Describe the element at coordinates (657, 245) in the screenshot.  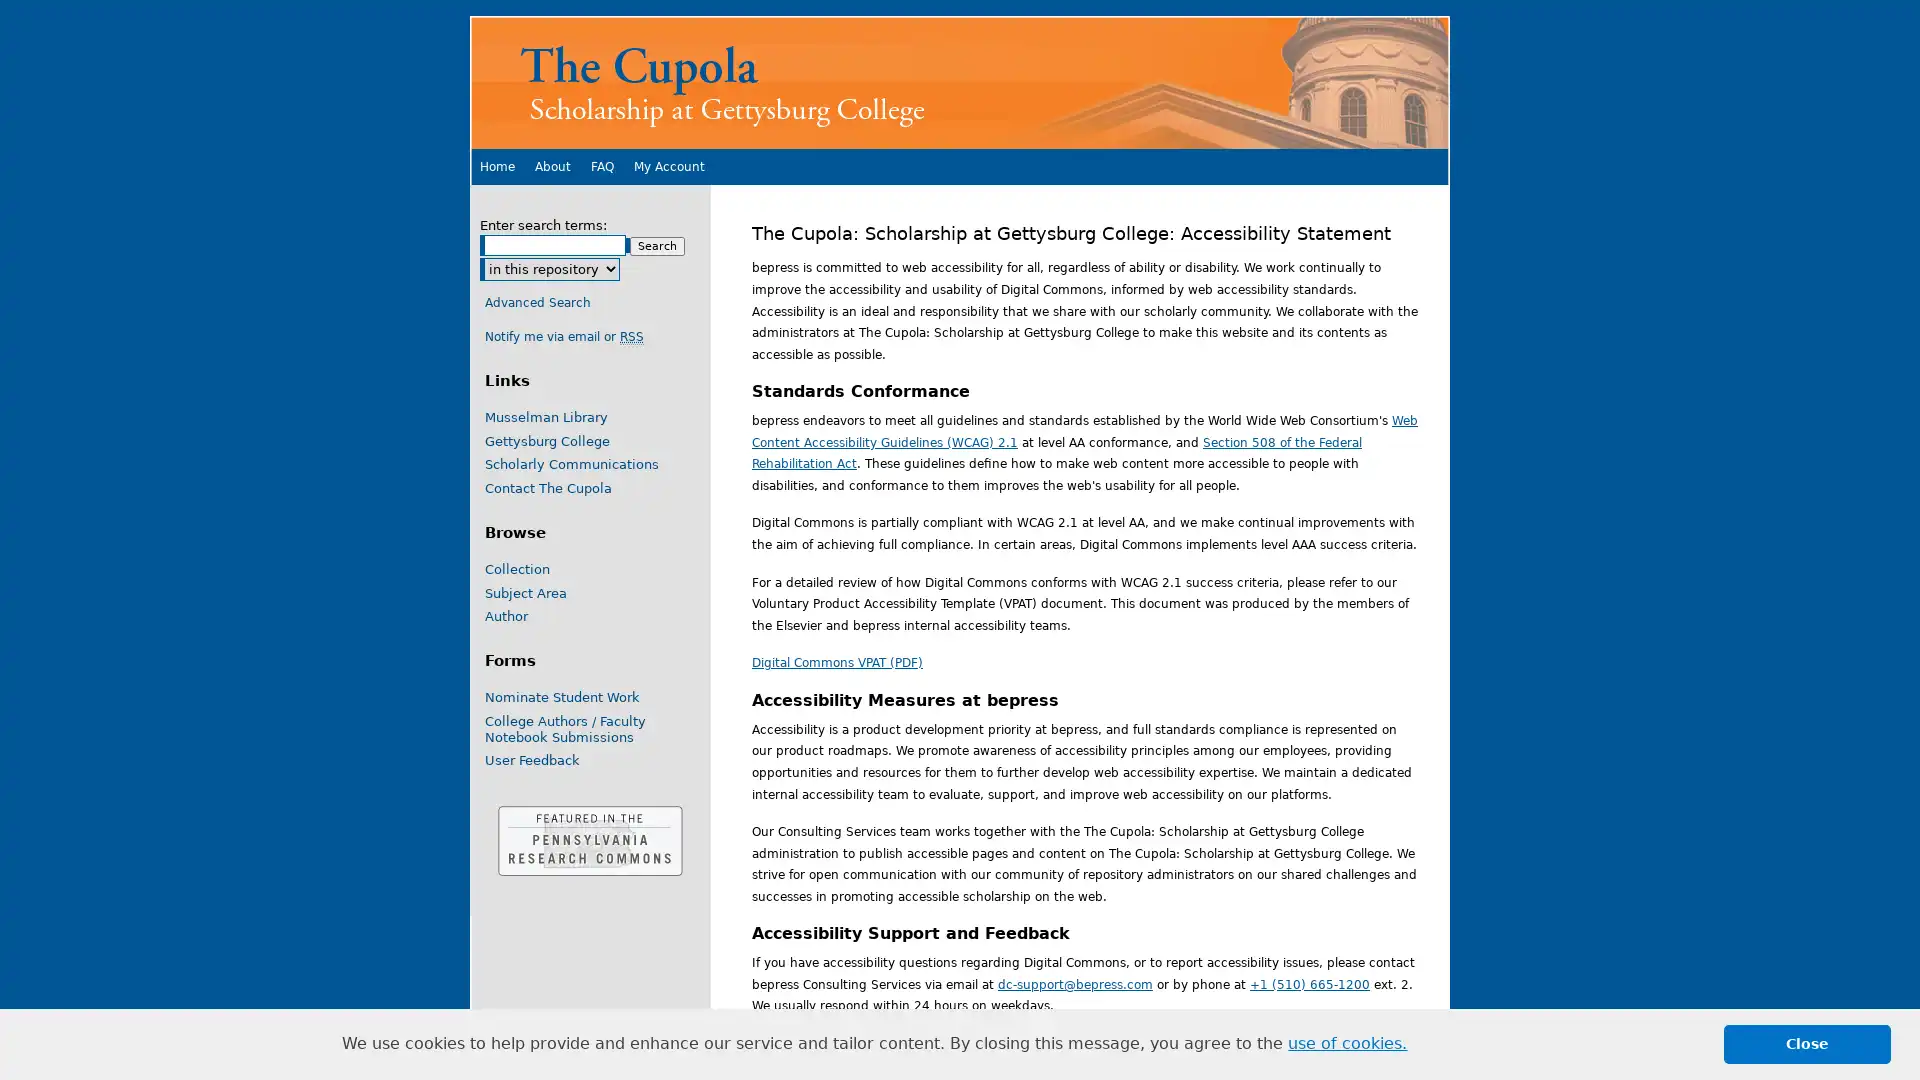
I see `Search` at that location.